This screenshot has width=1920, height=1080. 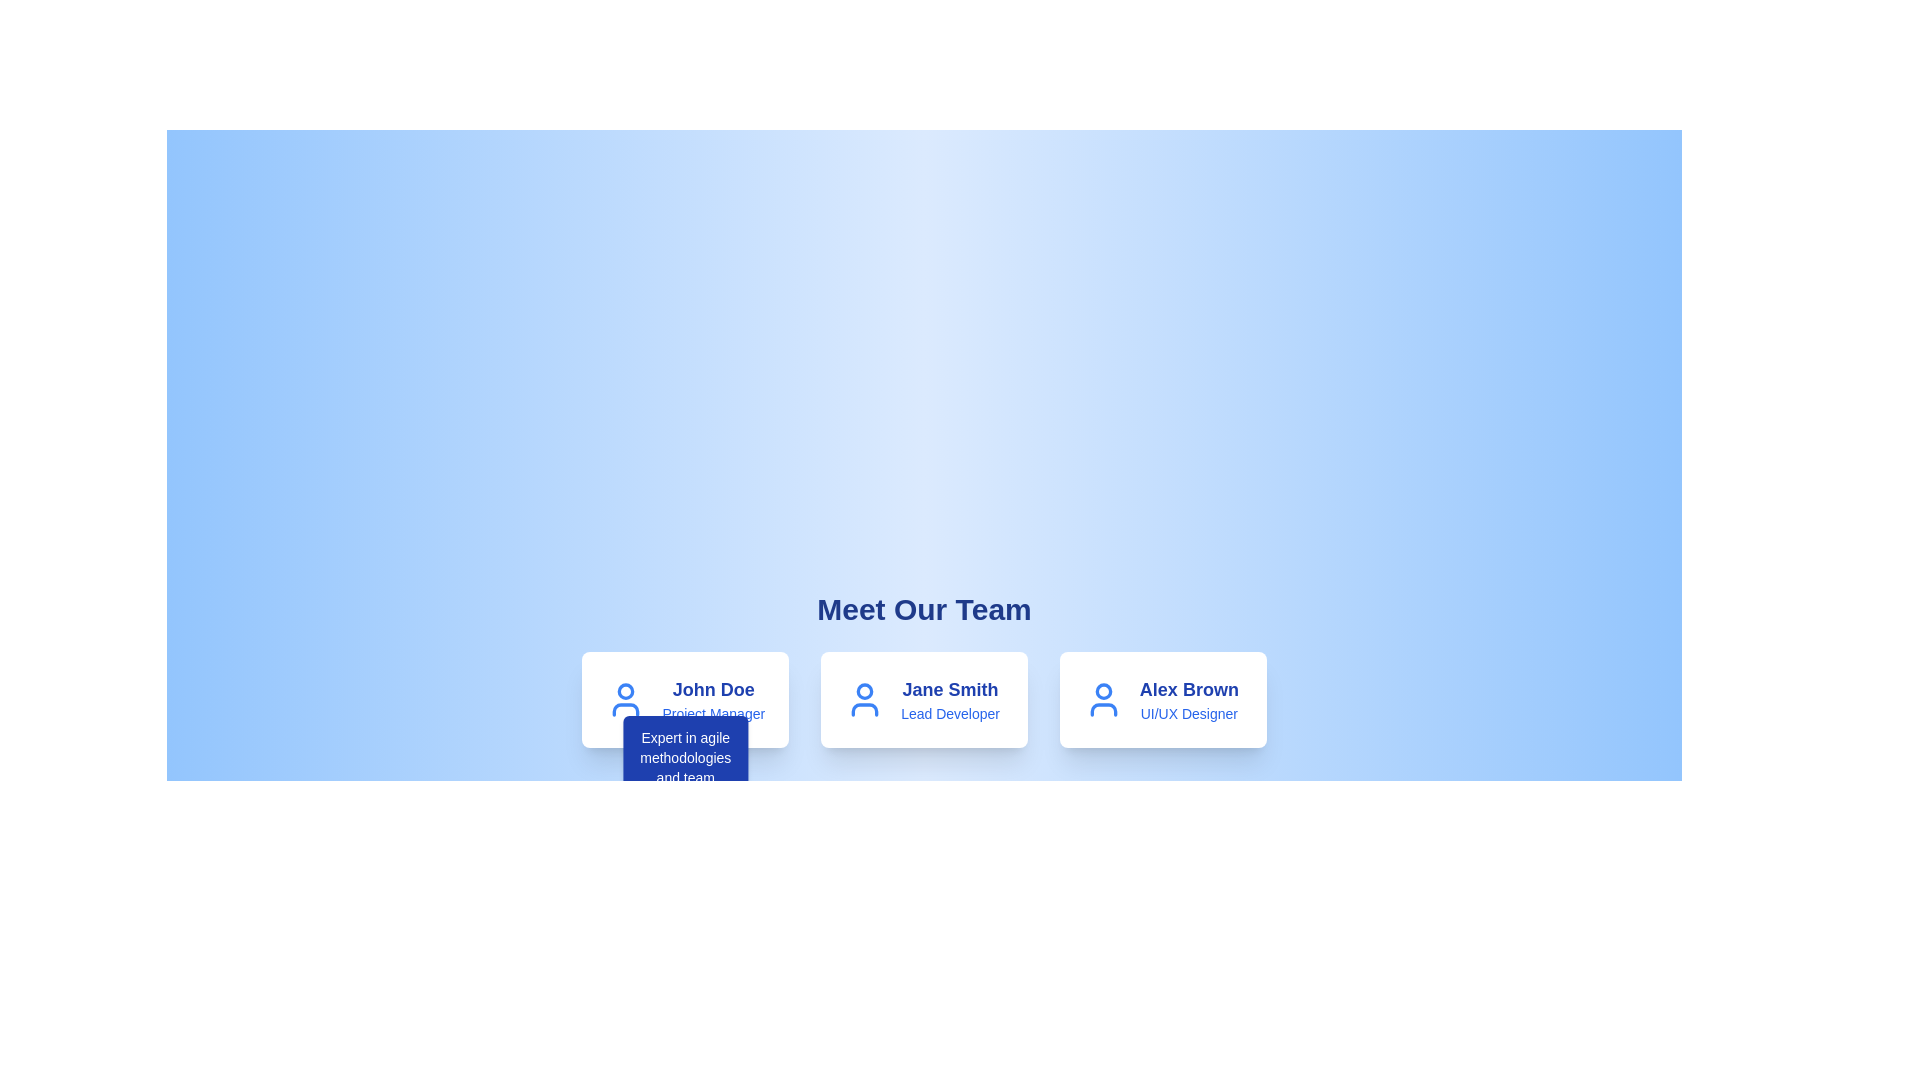 I want to click on the text label displaying 'Jane Smith' which identifies the individual associated with the card in the 'Meet Our Team' section, so click(x=949, y=689).